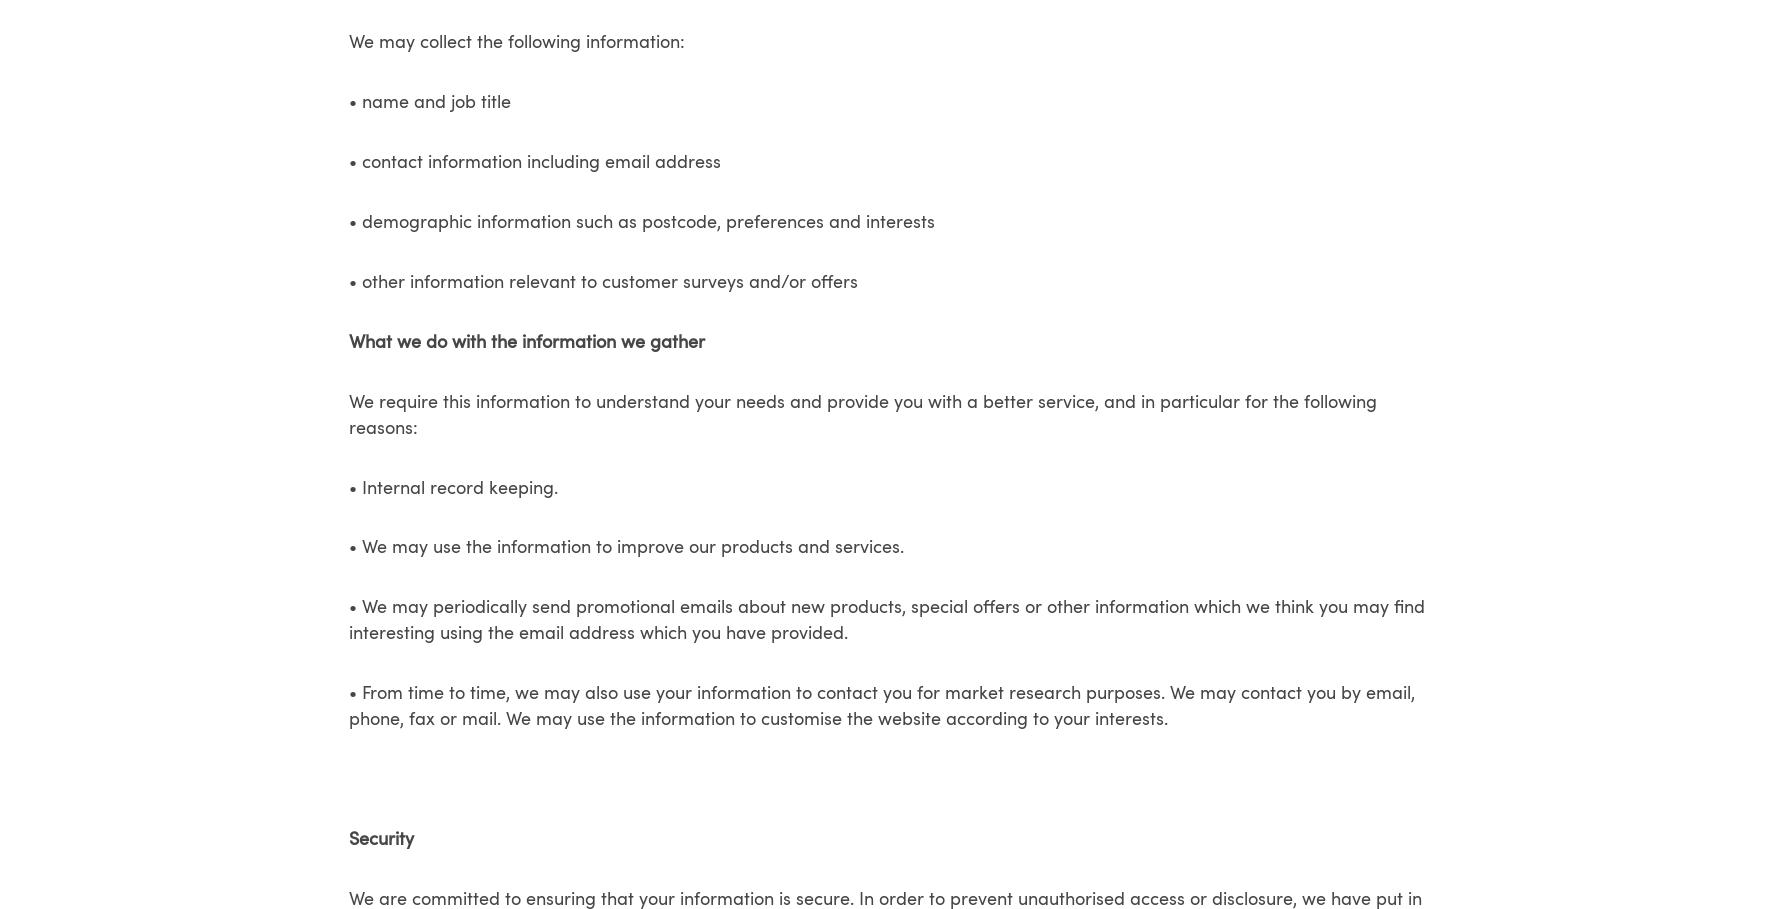 The height and width of the screenshot is (909, 1780). I want to click on 'contact information including email address', so click(362, 161).